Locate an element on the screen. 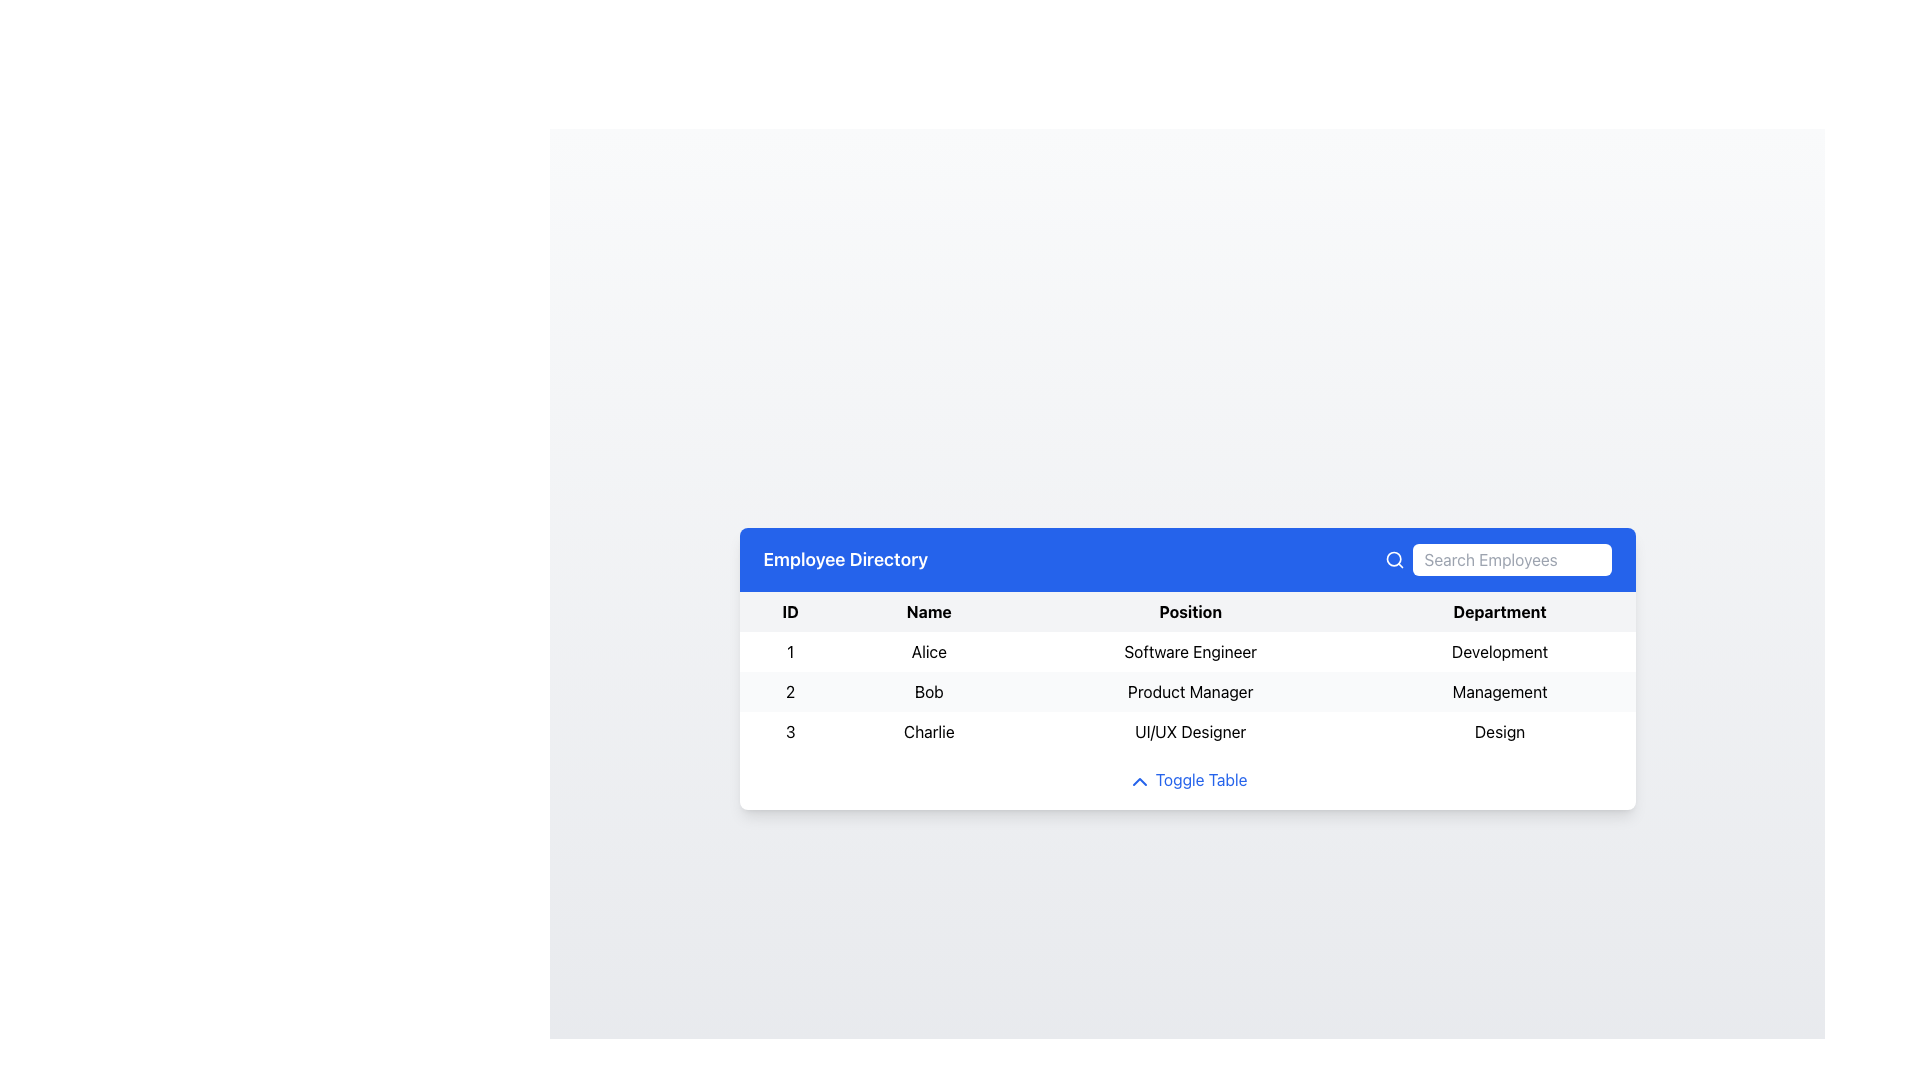 This screenshot has width=1920, height=1080. a row in the 'Employee Directory' table is located at coordinates (1187, 668).